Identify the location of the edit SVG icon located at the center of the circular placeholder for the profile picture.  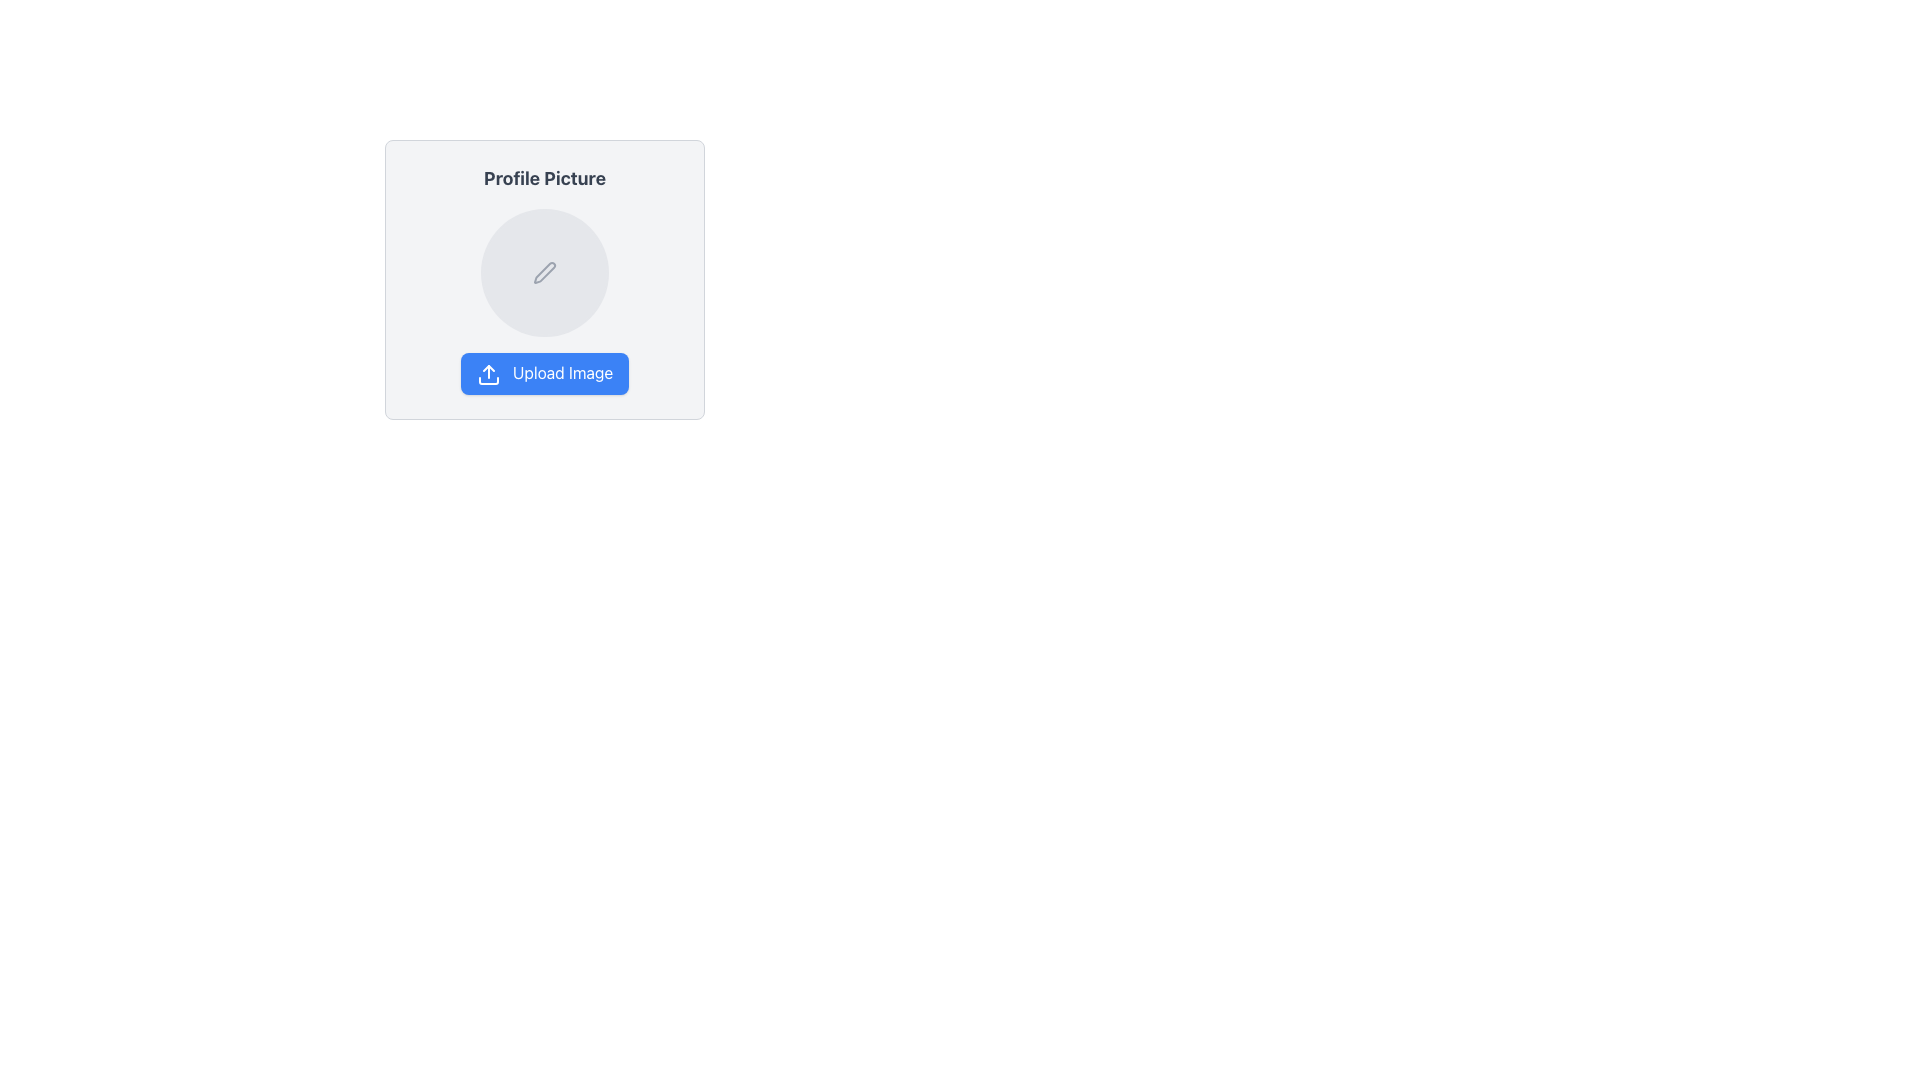
(545, 273).